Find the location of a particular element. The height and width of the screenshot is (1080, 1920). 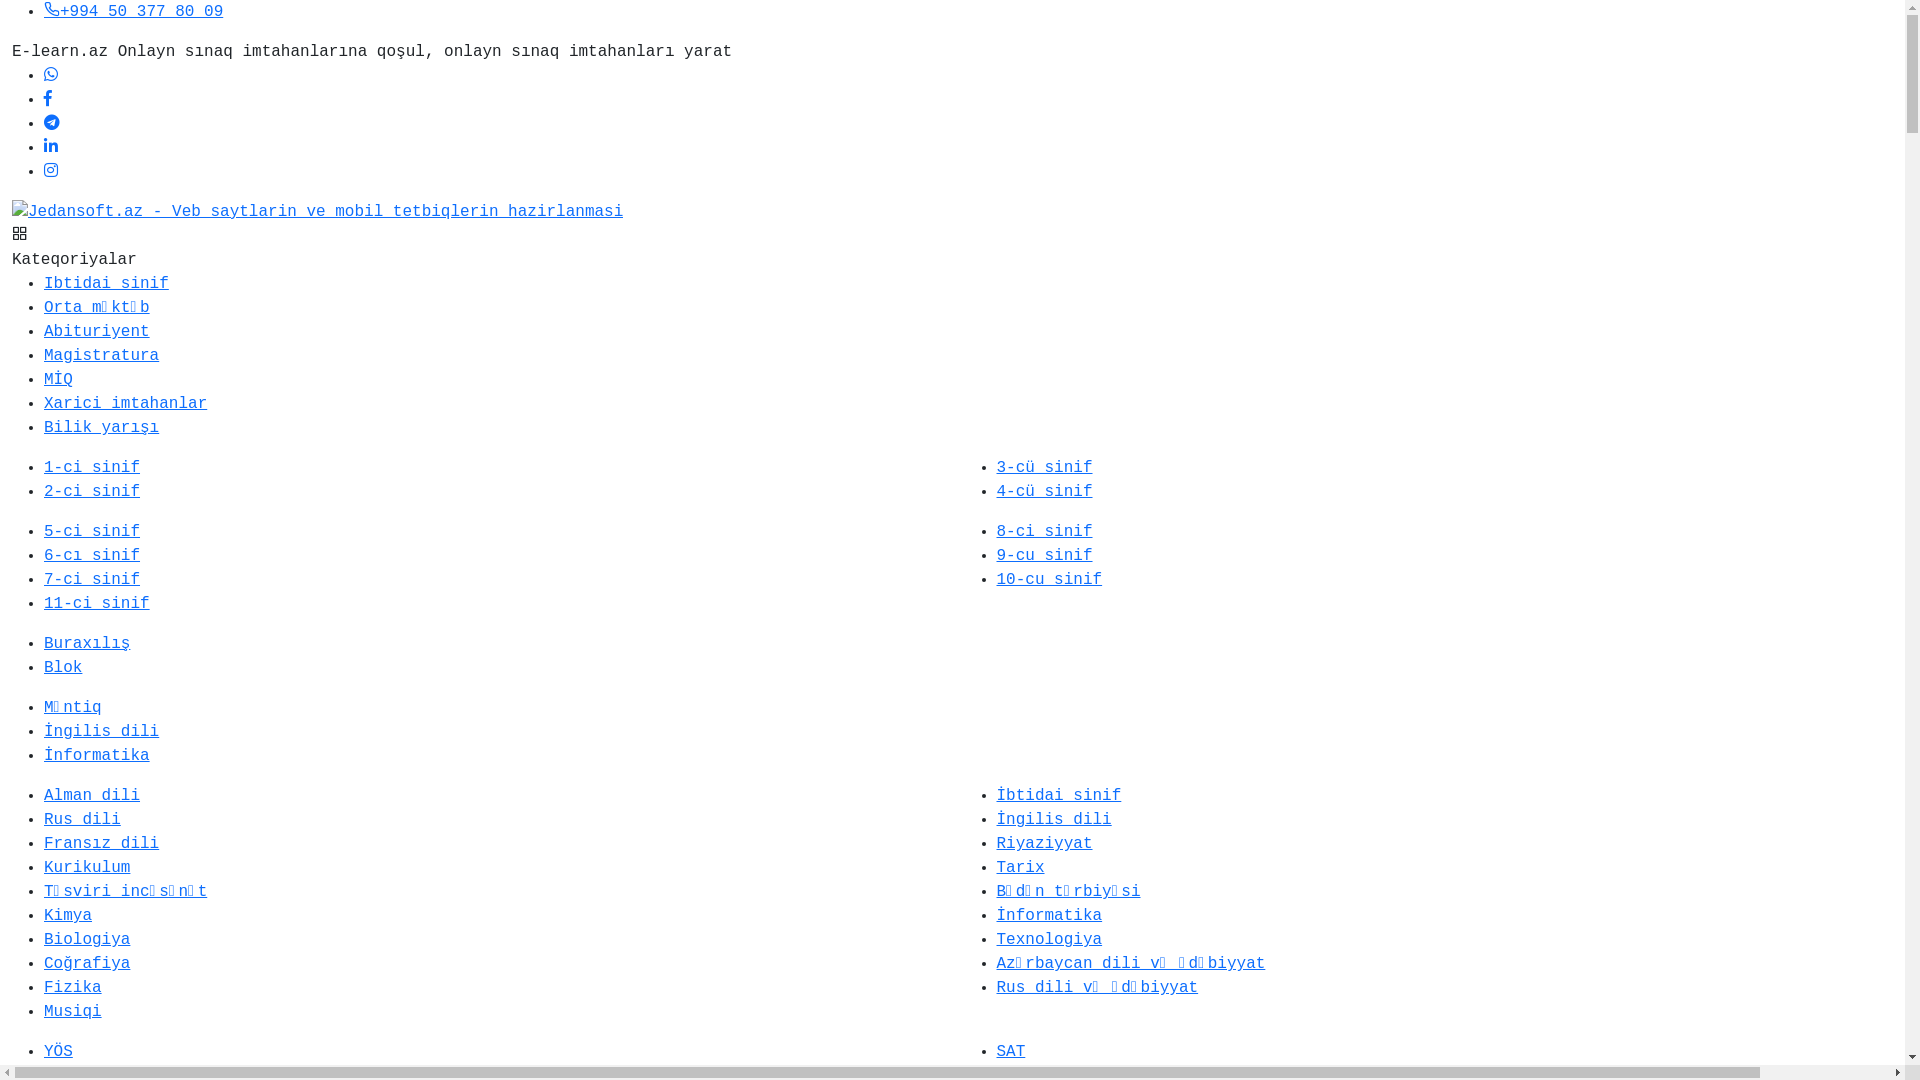

'Abituriyent' is located at coordinates (95, 330).